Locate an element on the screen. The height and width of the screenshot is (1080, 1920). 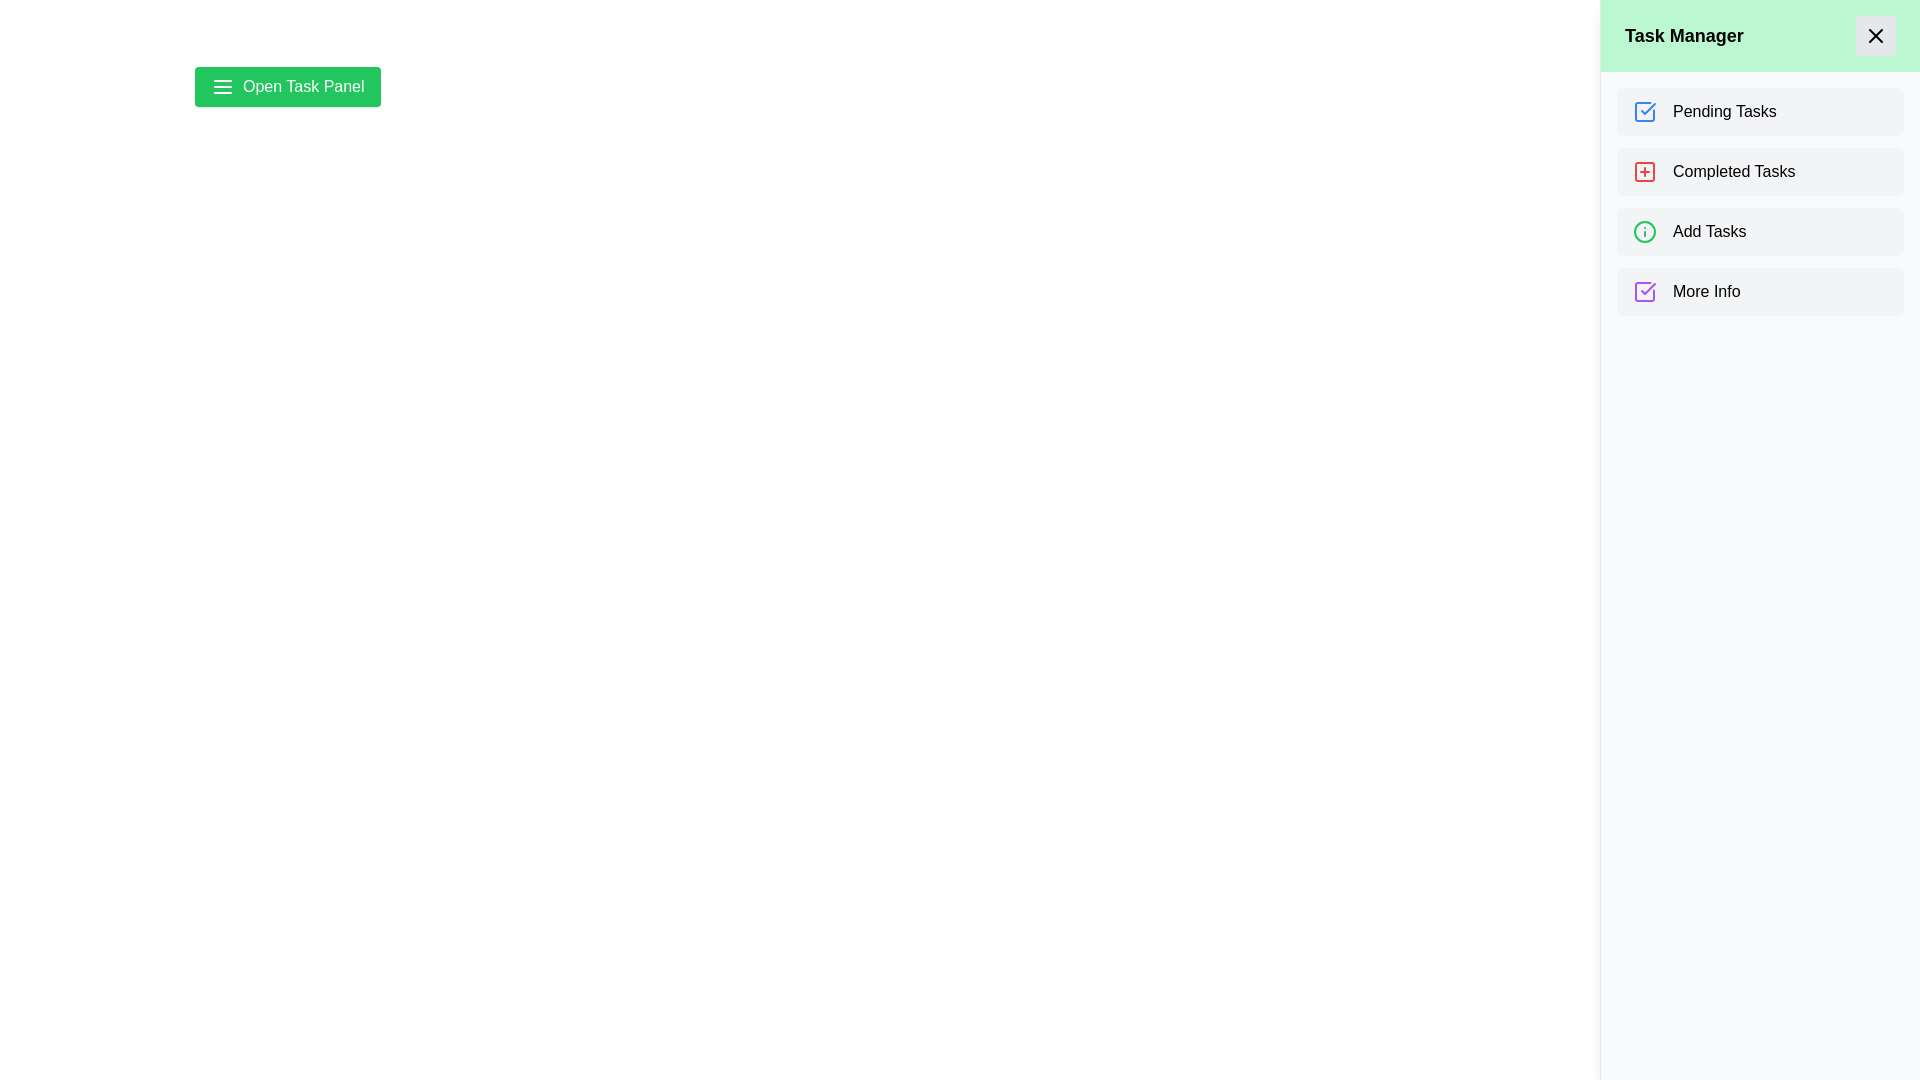
the task category Pending Tasks from the list is located at coordinates (1760, 111).